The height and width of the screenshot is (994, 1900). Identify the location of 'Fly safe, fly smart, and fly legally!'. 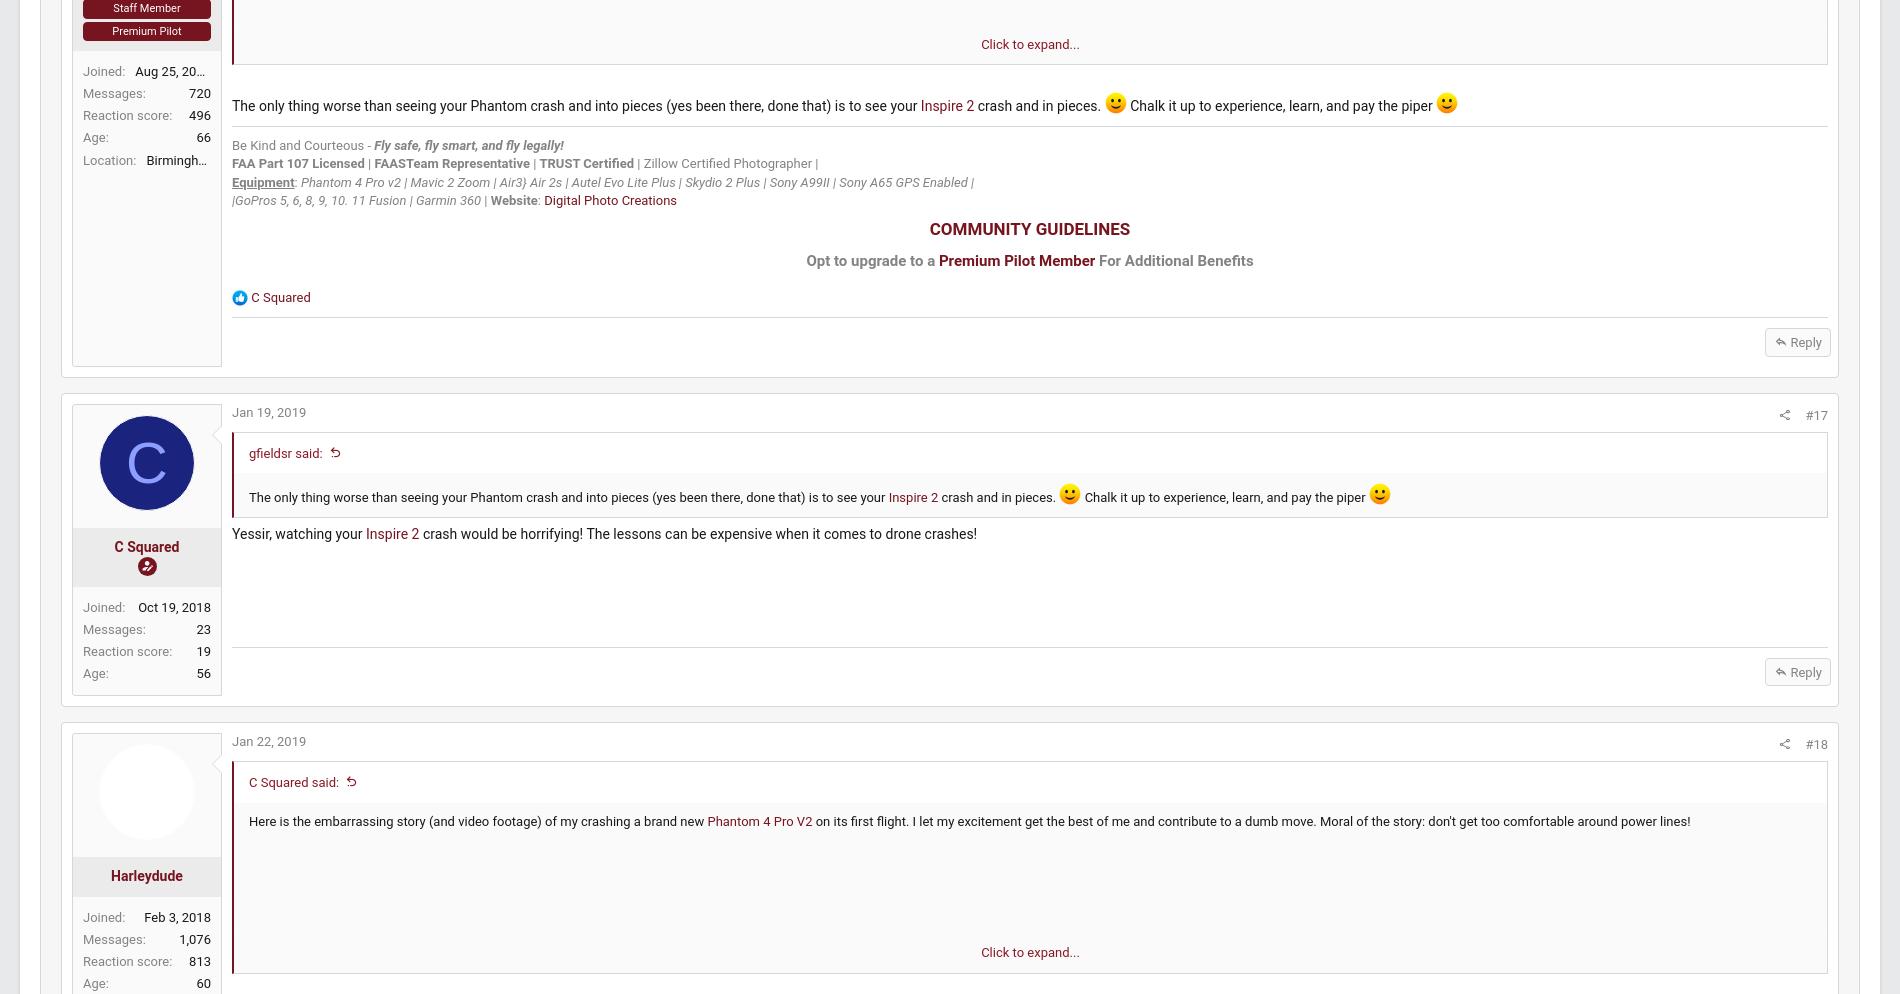
(516, 207).